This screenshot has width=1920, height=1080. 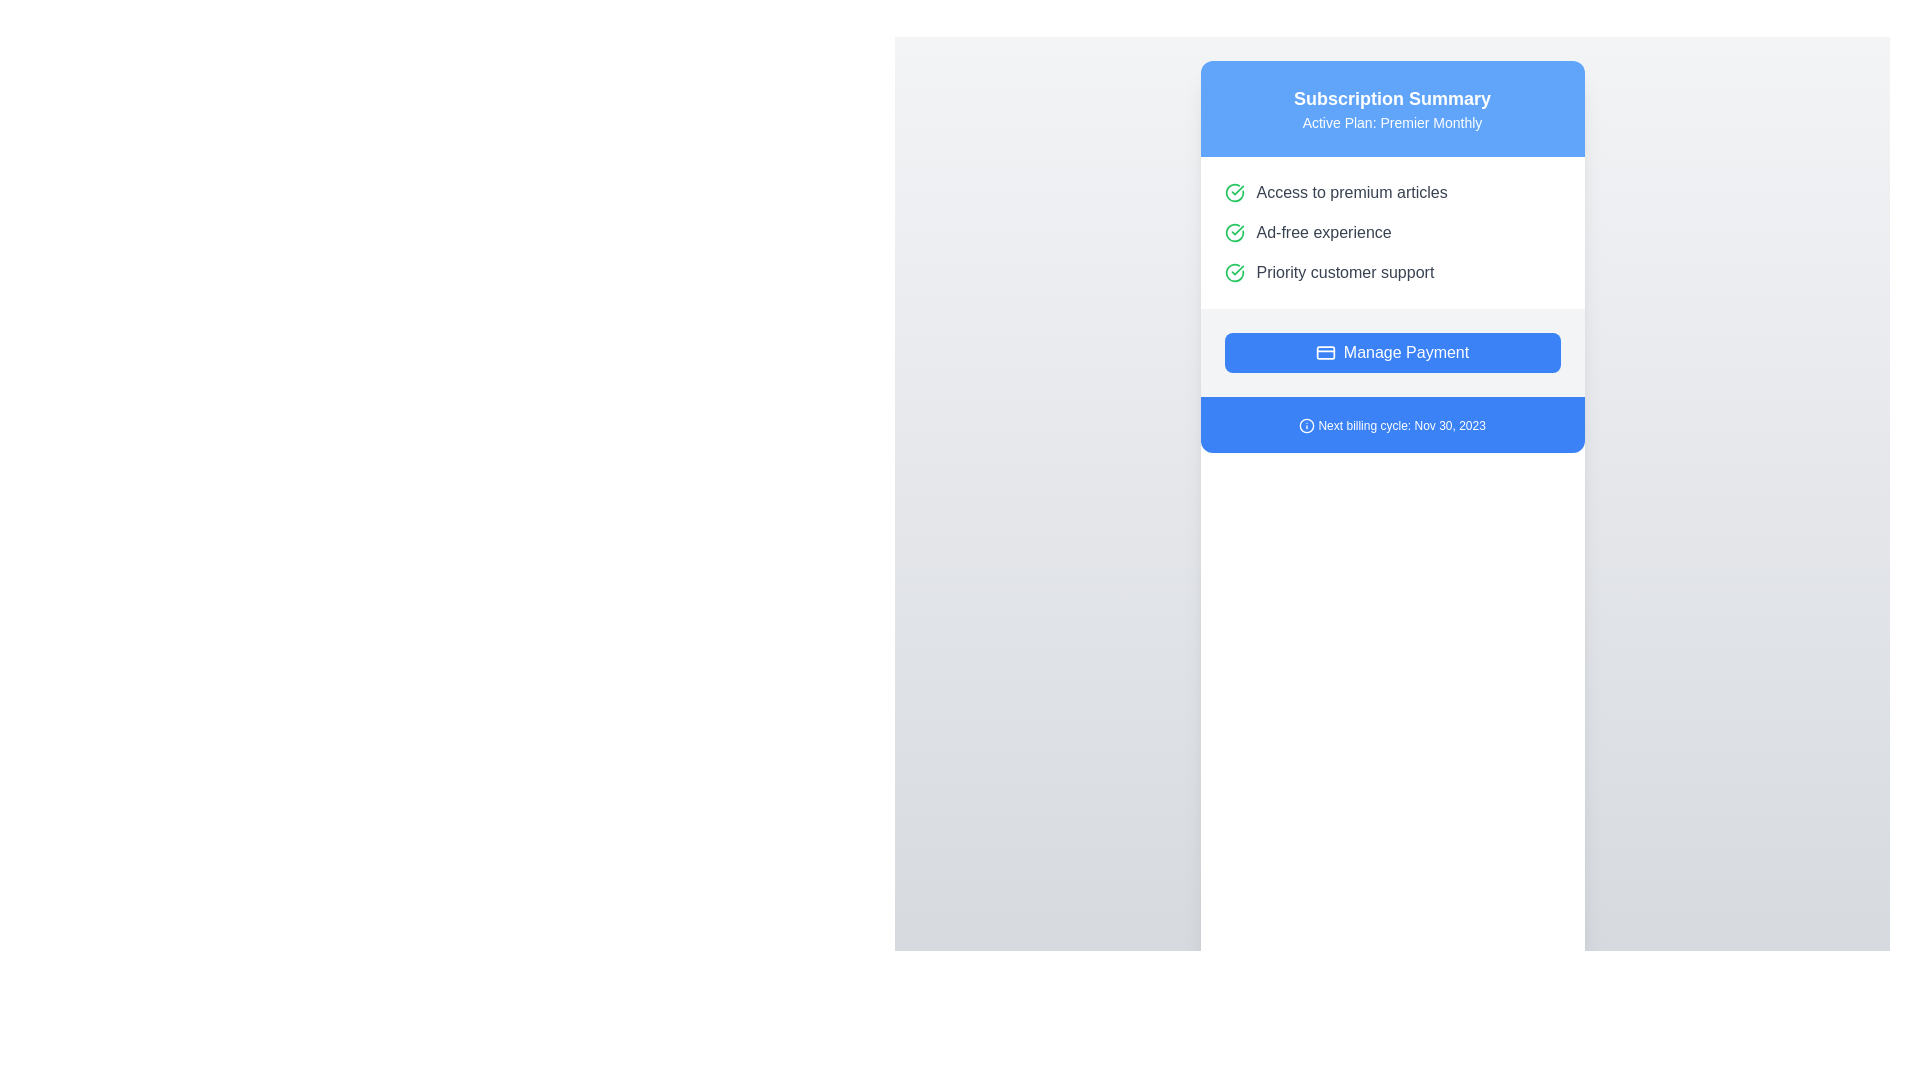 I want to click on the credit card icon located to the left of the 'Manage Payment' text within the blue button labeled 'Manage Payment', so click(x=1325, y=352).